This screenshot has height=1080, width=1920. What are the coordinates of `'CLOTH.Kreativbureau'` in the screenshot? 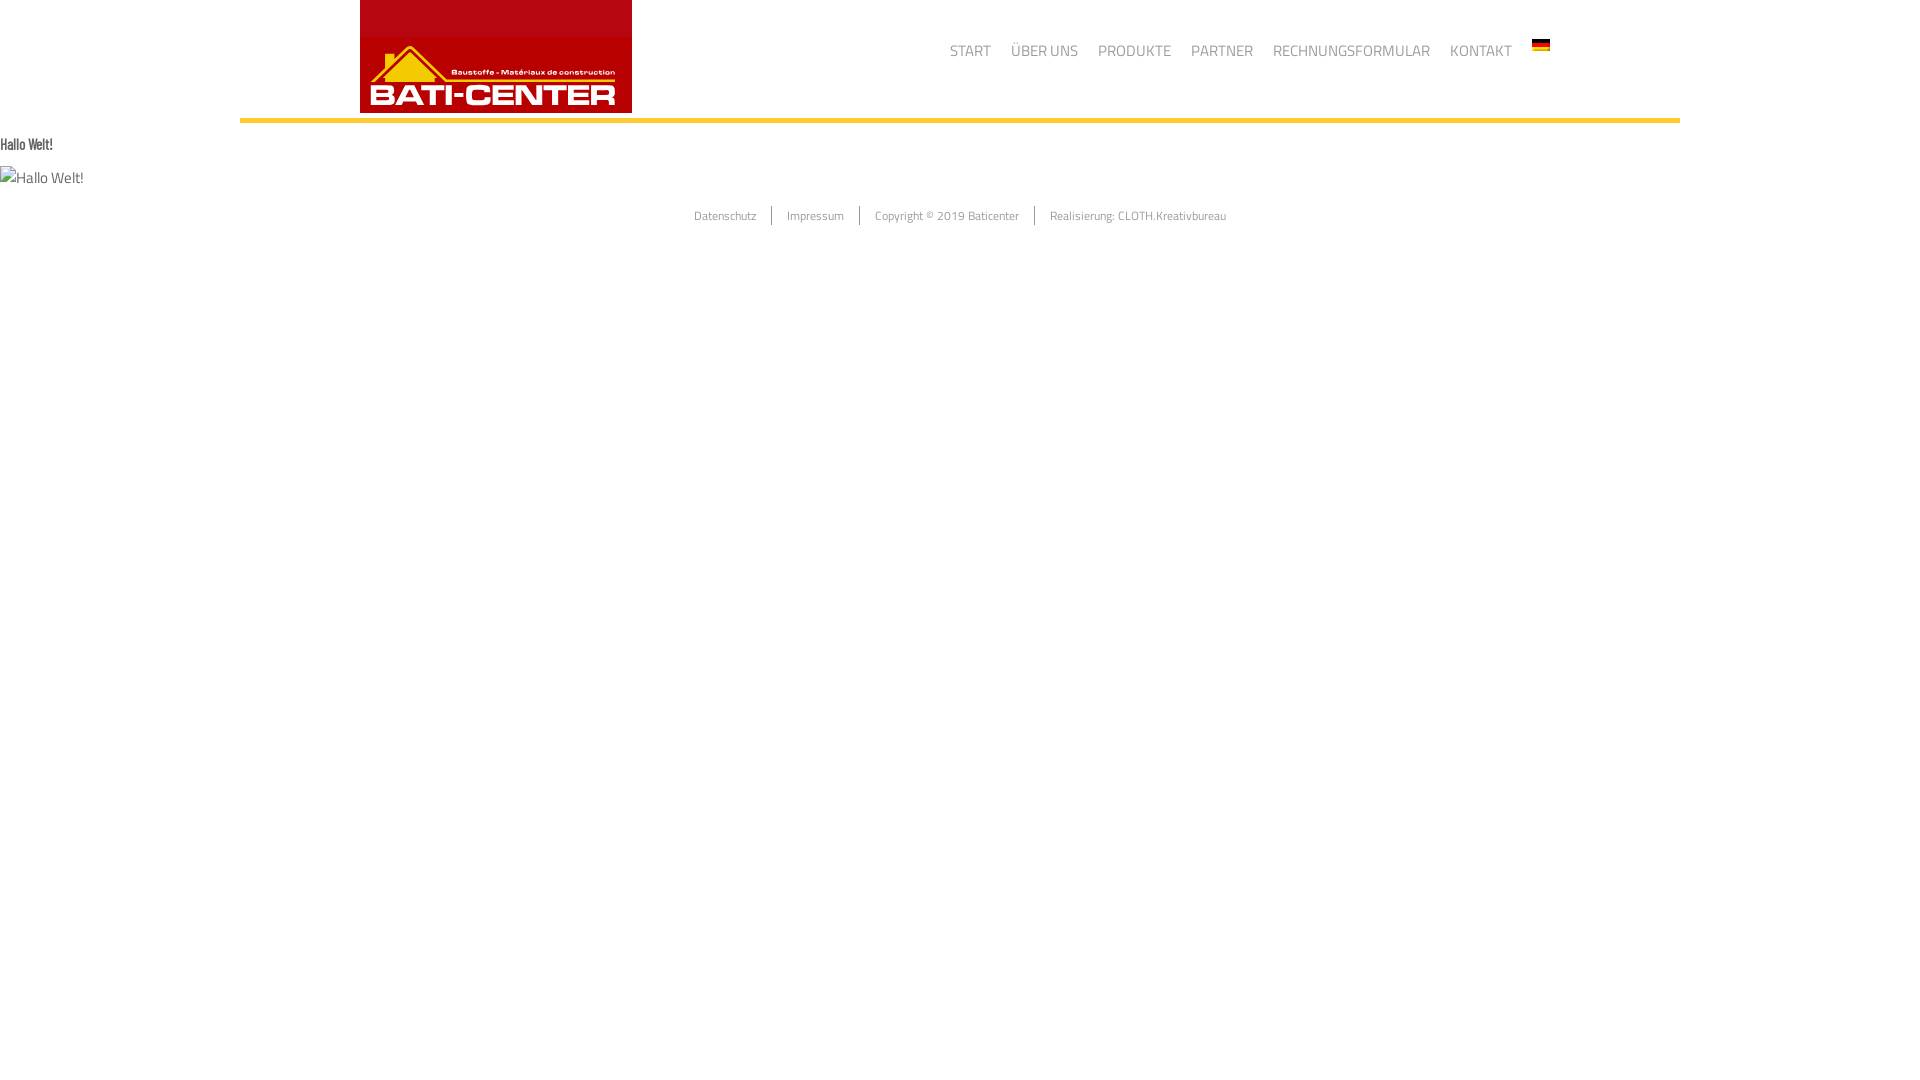 It's located at (1171, 215).